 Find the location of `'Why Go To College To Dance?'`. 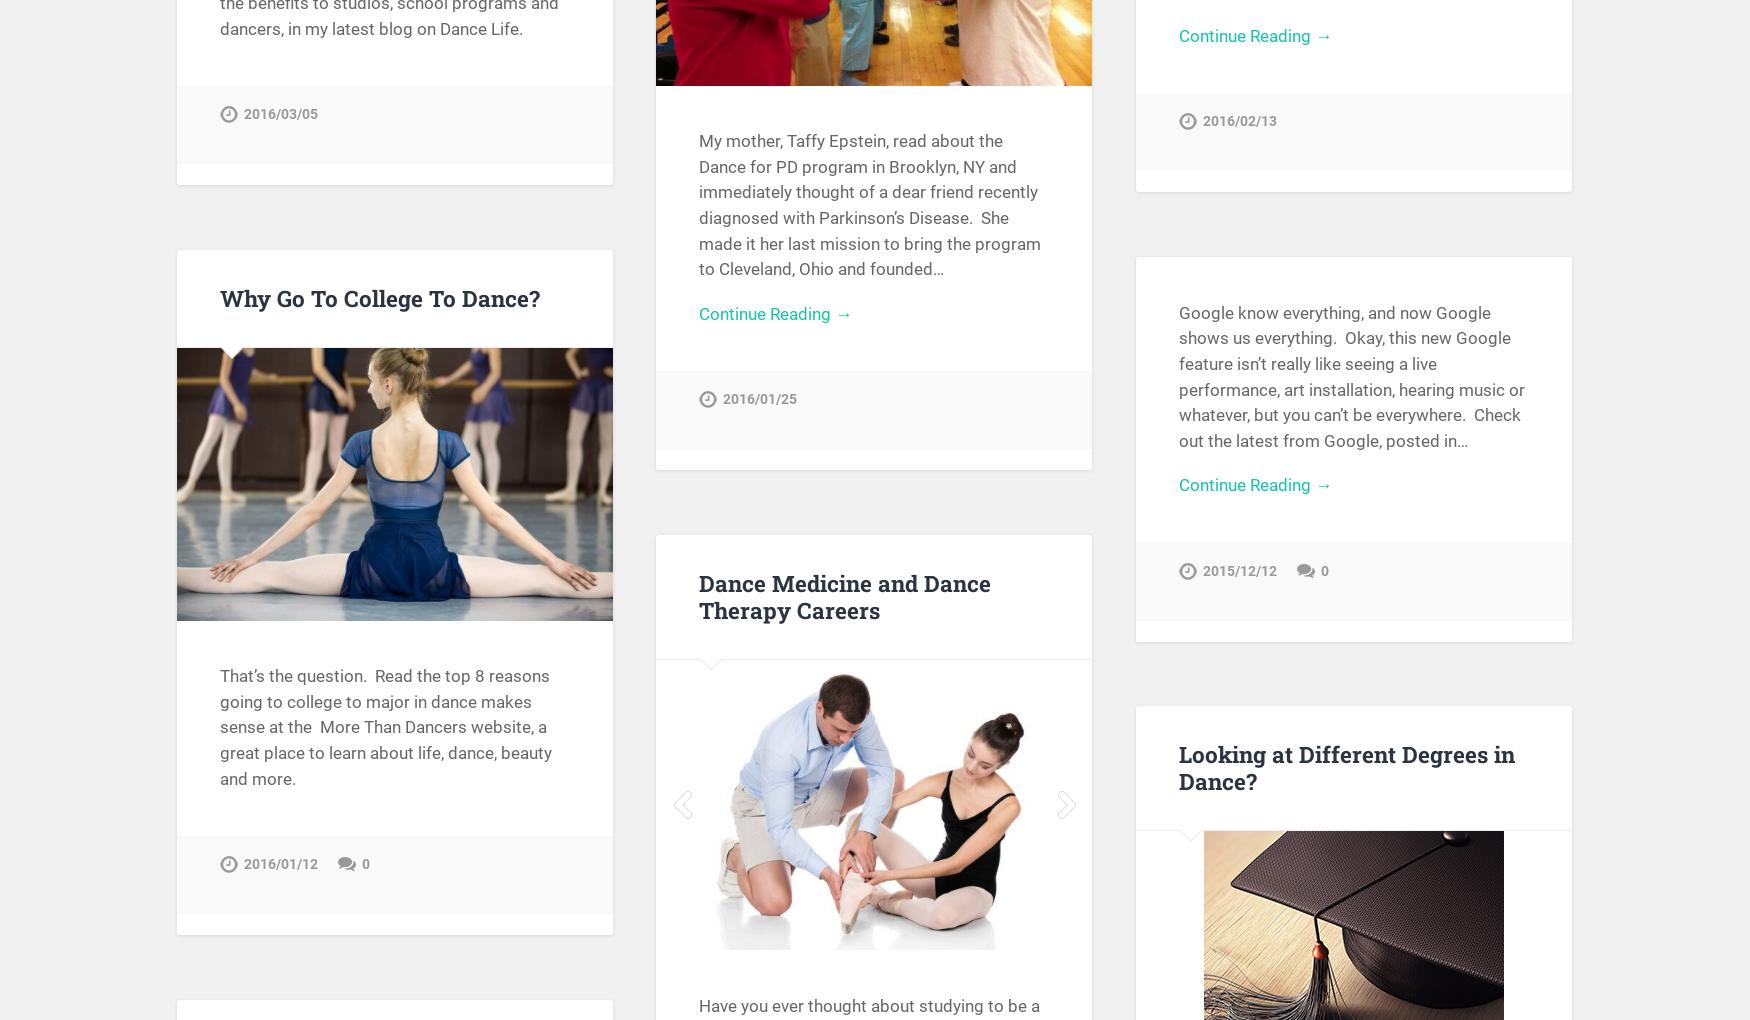

'Why Go To College To Dance?' is located at coordinates (378, 296).